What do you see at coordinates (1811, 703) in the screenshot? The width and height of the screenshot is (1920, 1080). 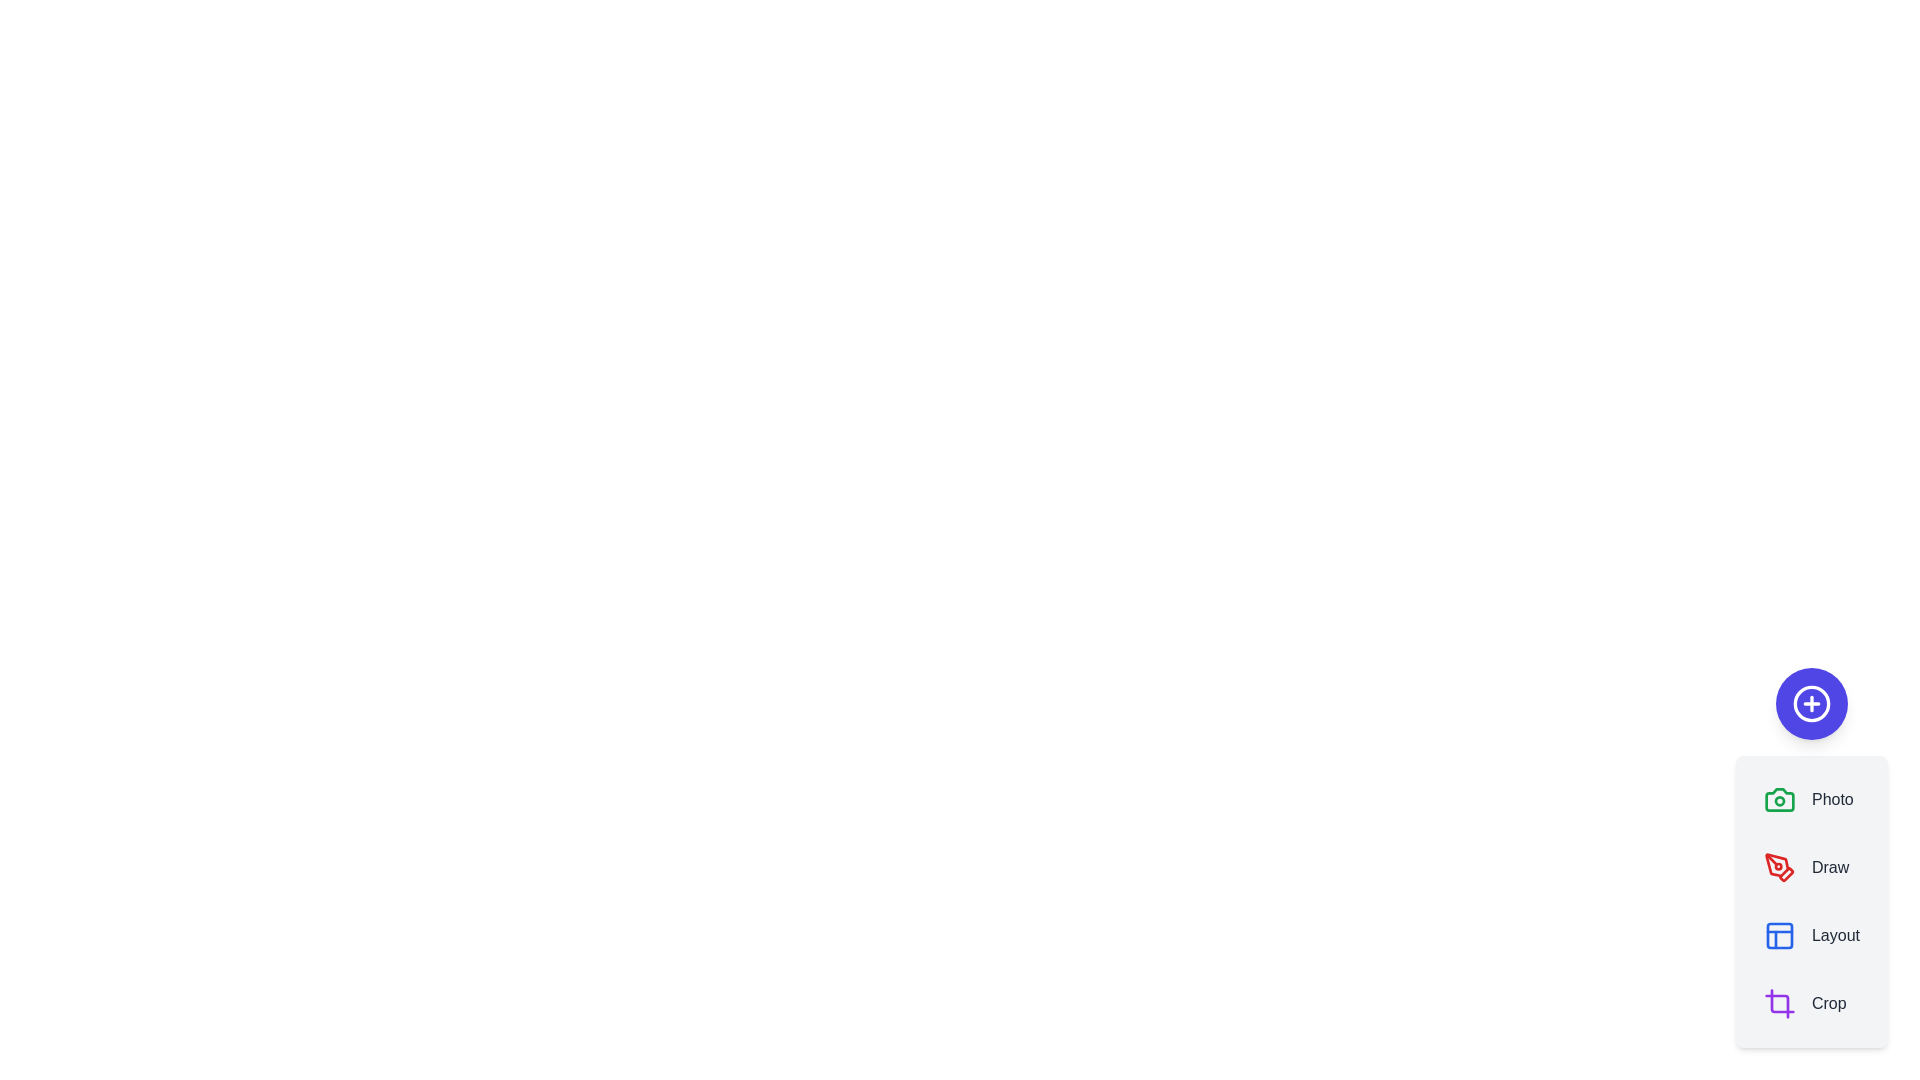 I see `floating button to toggle the speed dial menu` at bounding box center [1811, 703].